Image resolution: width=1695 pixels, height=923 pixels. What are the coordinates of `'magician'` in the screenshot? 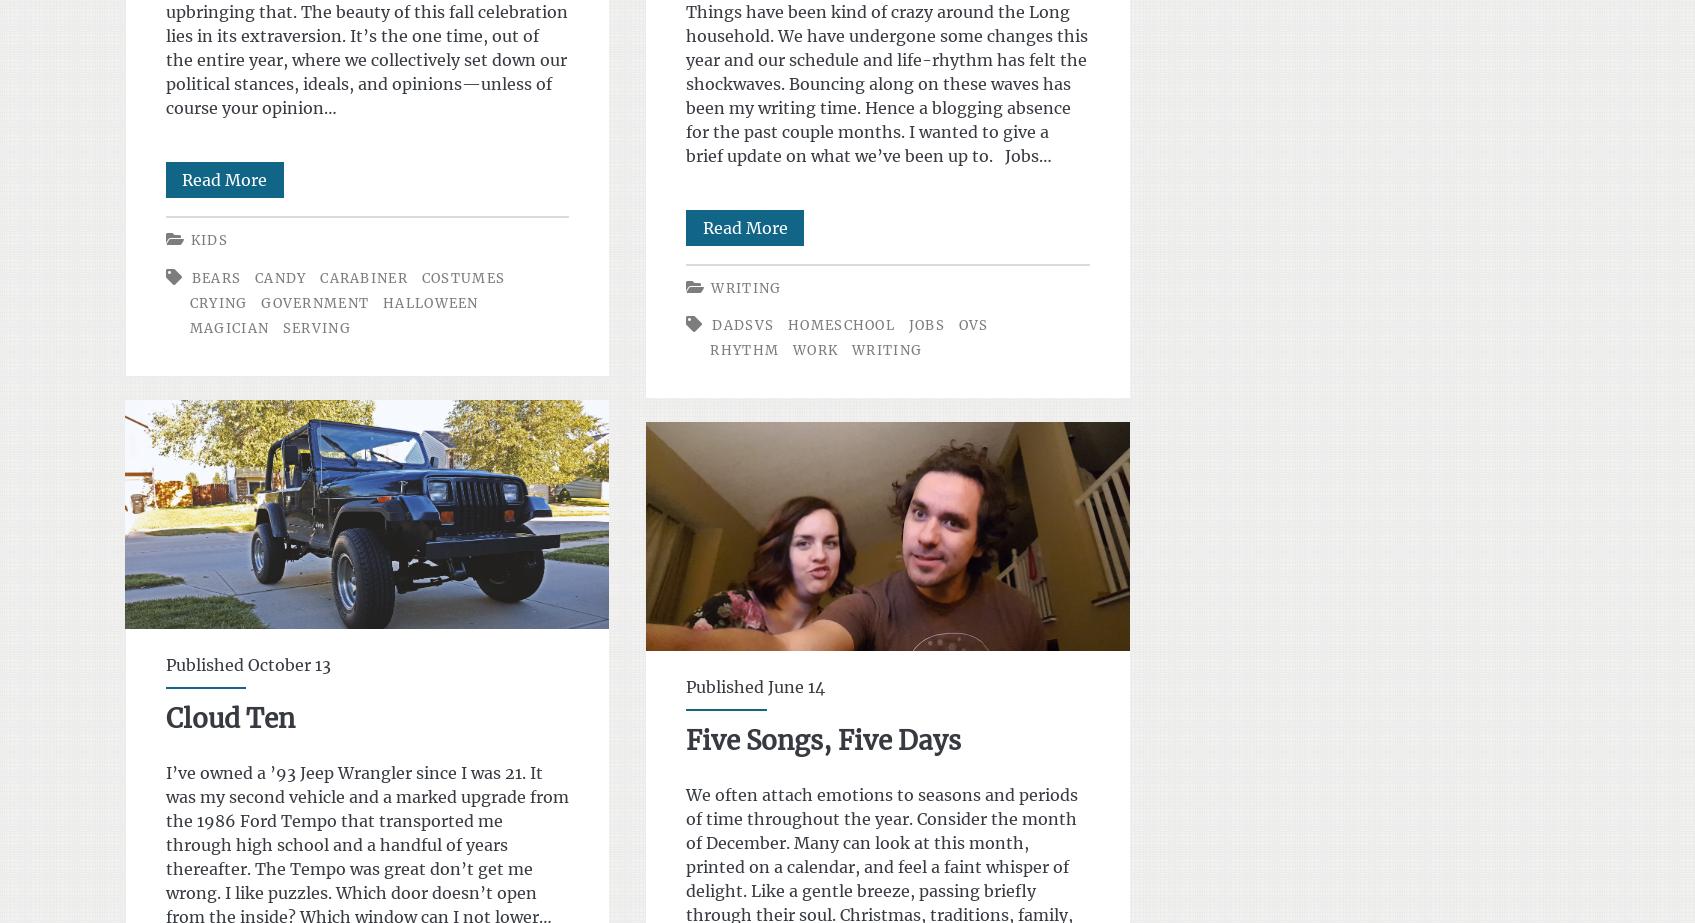 It's located at (227, 327).